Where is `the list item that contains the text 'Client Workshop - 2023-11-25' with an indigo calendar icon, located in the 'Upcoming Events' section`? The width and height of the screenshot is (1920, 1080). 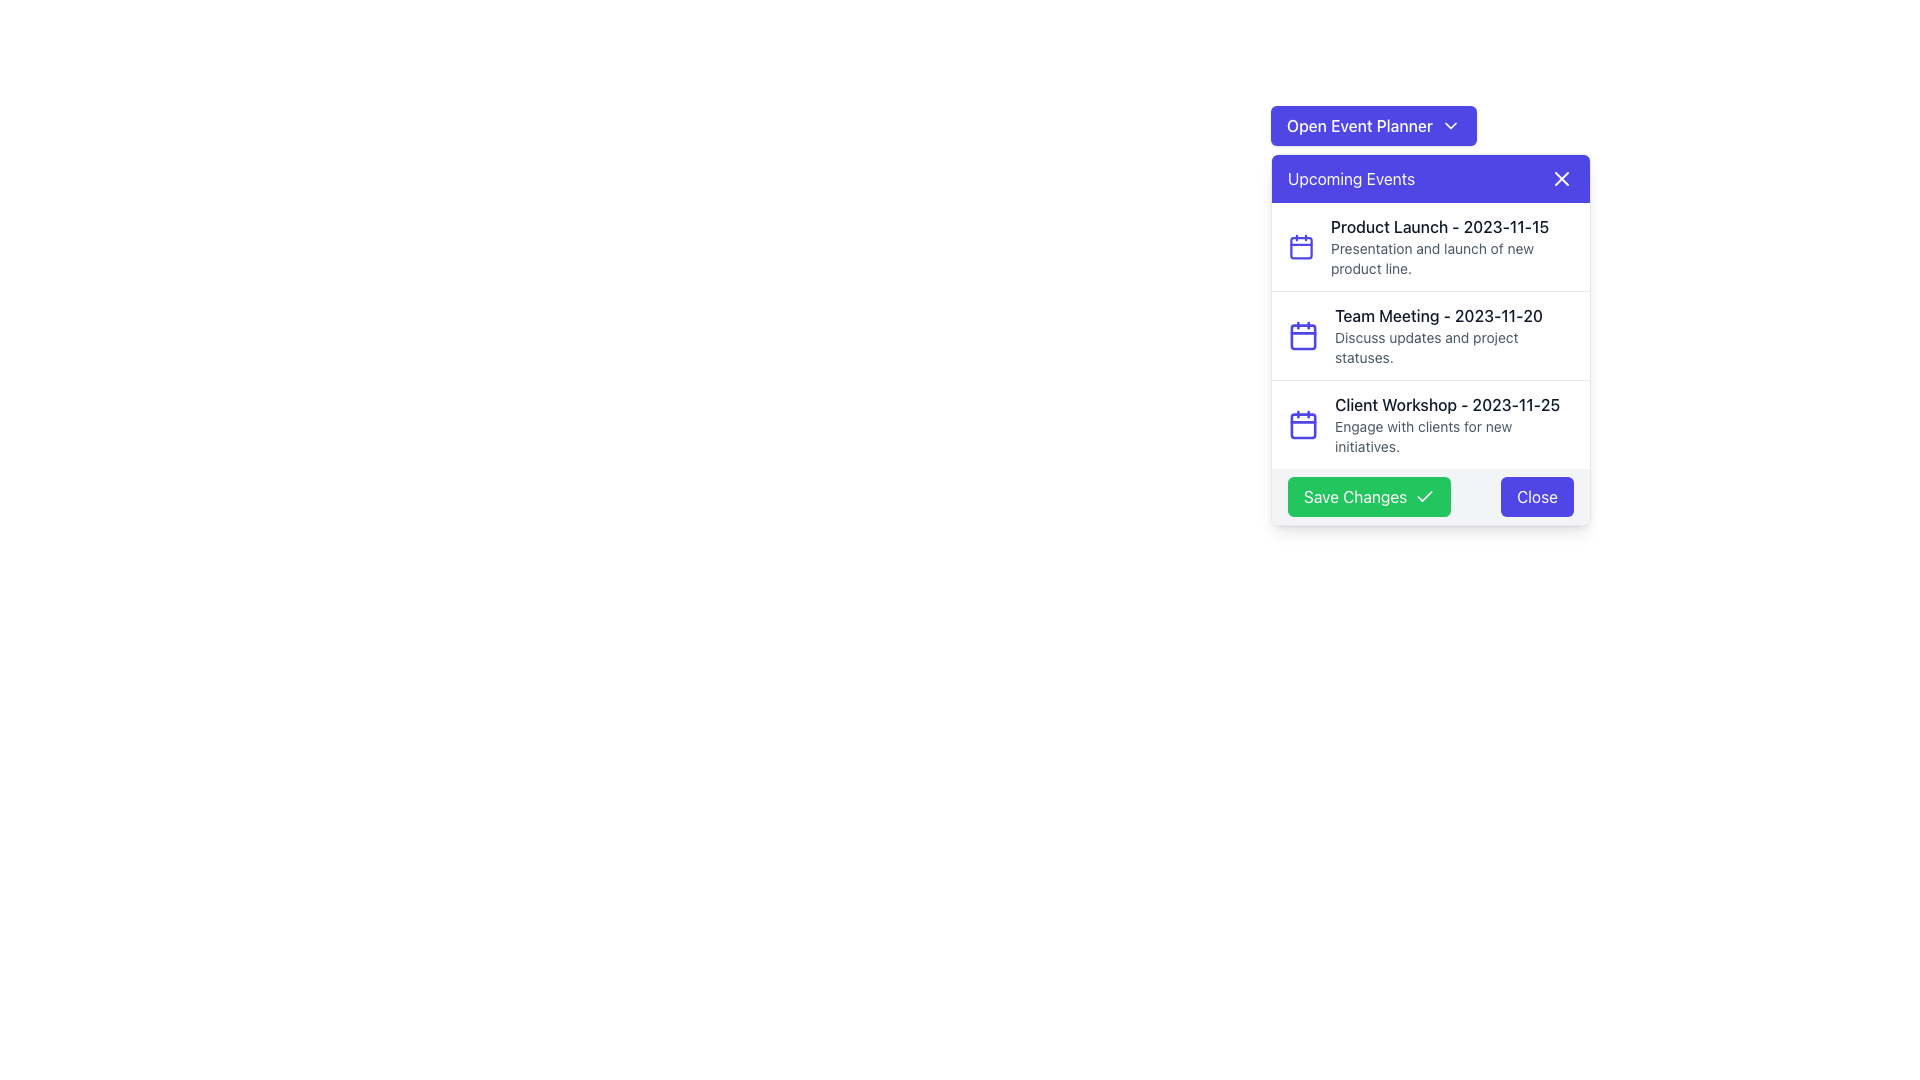
the list item that contains the text 'Client Workshop - 2023-11-25' with an indigo calendar icon, located in the 'Upcoming Events' section is located at coordinates (1429, 423).